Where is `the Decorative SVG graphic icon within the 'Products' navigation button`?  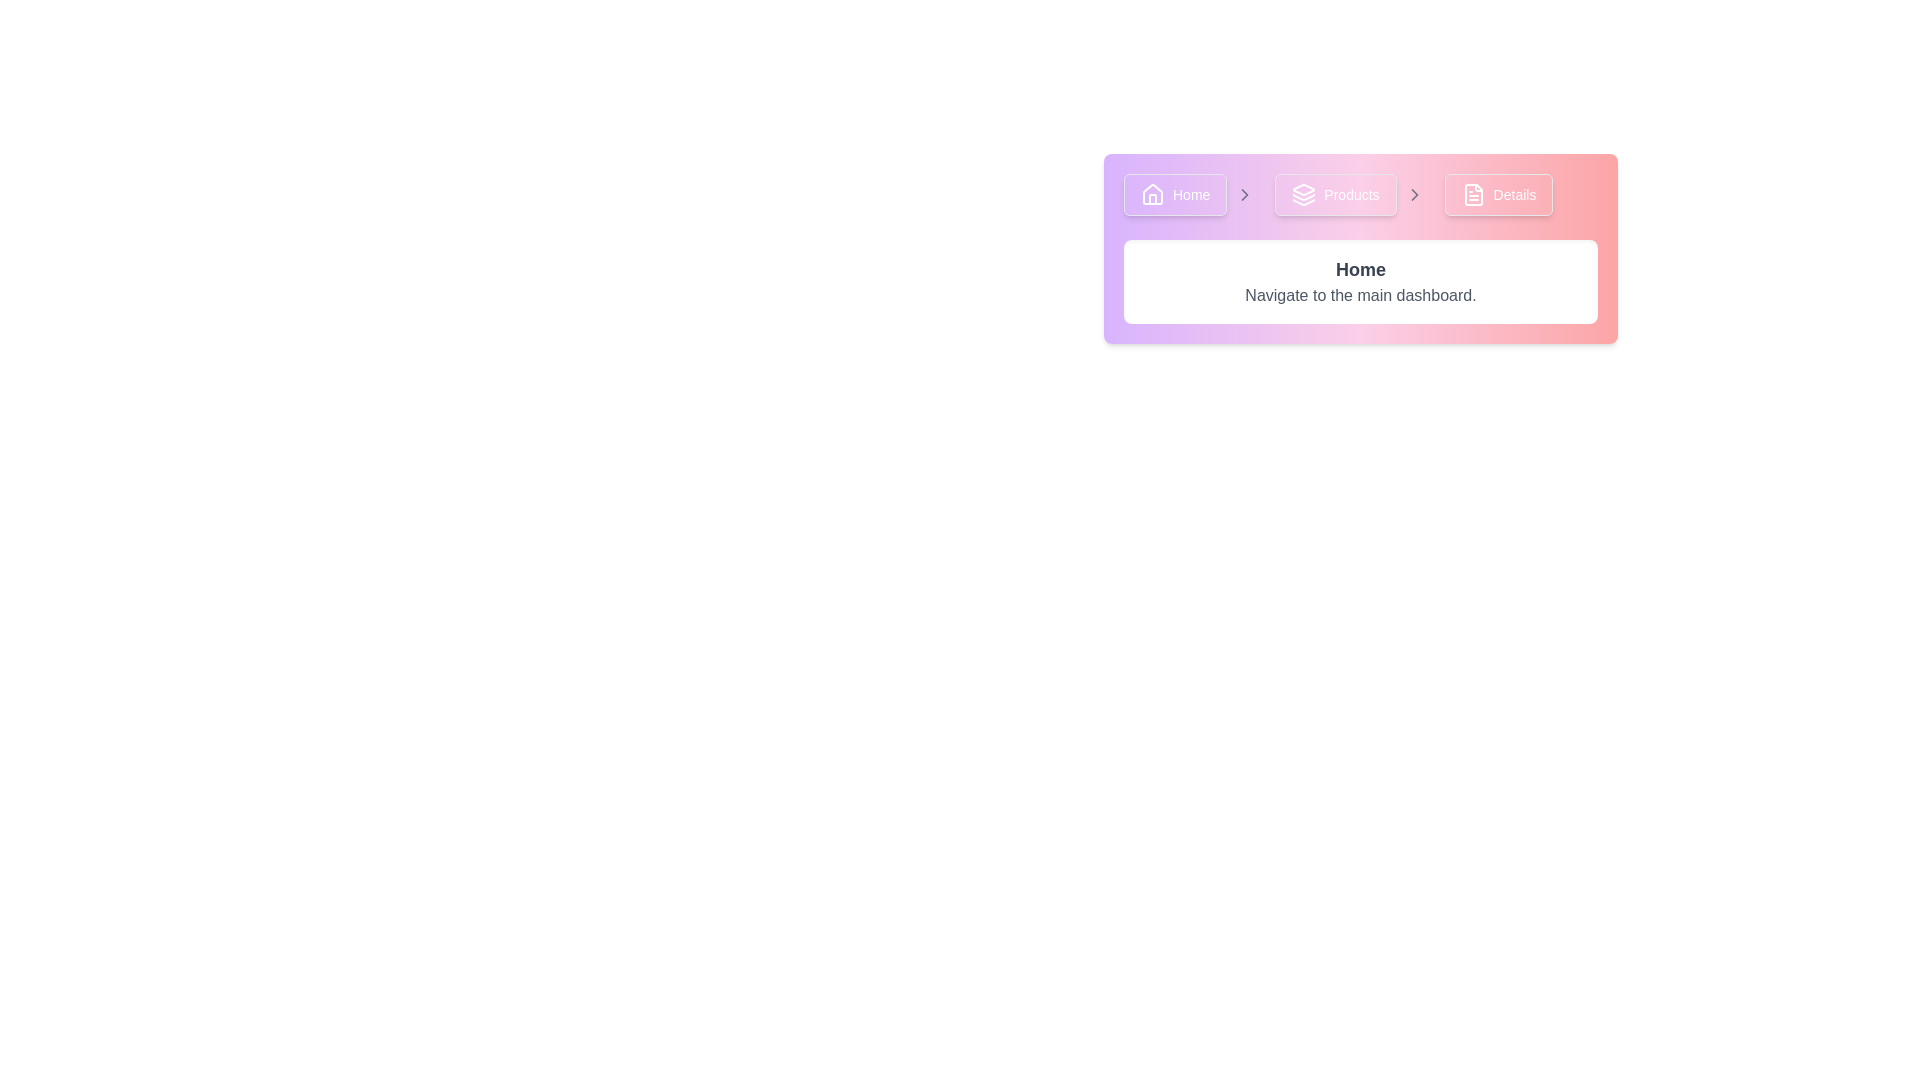
the Decorative SVG graphic icon within the 'Products' navigation button is located at coordinates (1304, 189).